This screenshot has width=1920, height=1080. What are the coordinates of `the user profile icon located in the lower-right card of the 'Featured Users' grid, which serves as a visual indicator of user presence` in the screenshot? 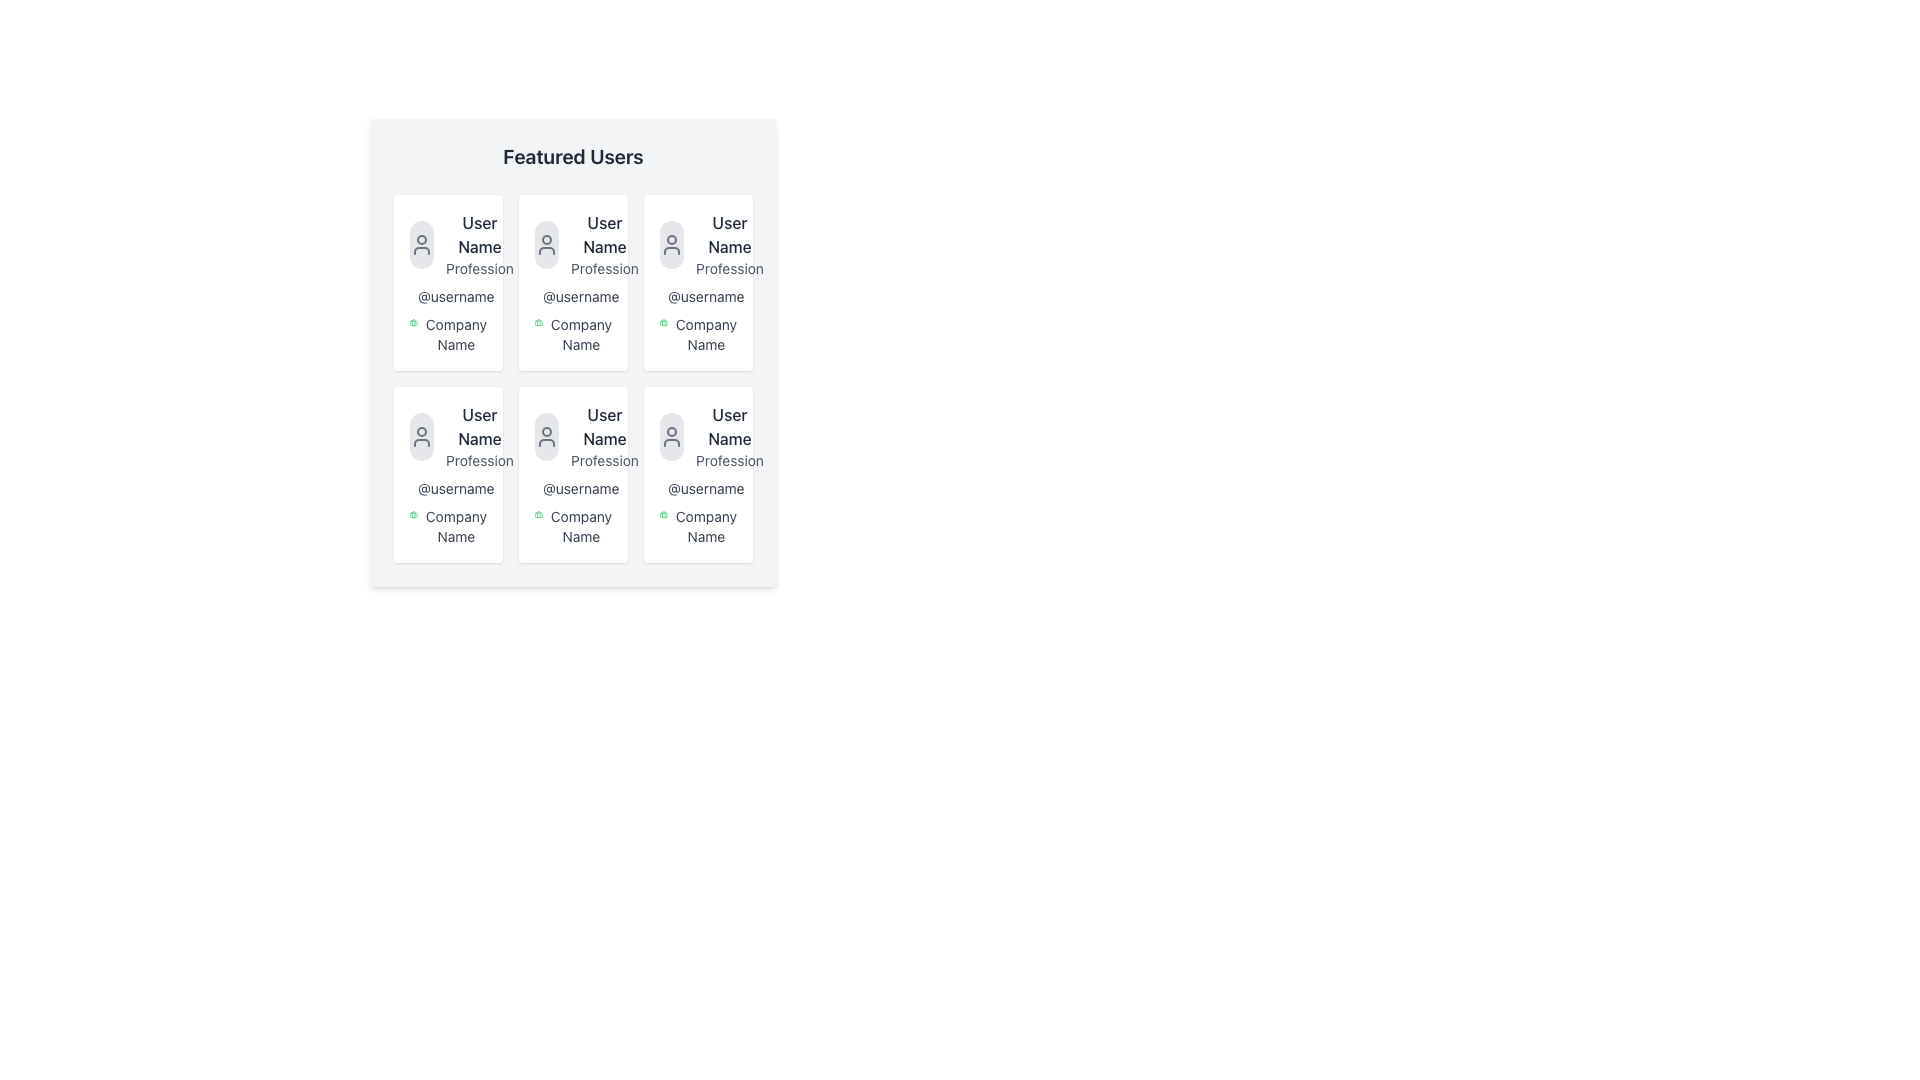 It's located at (672, 435).